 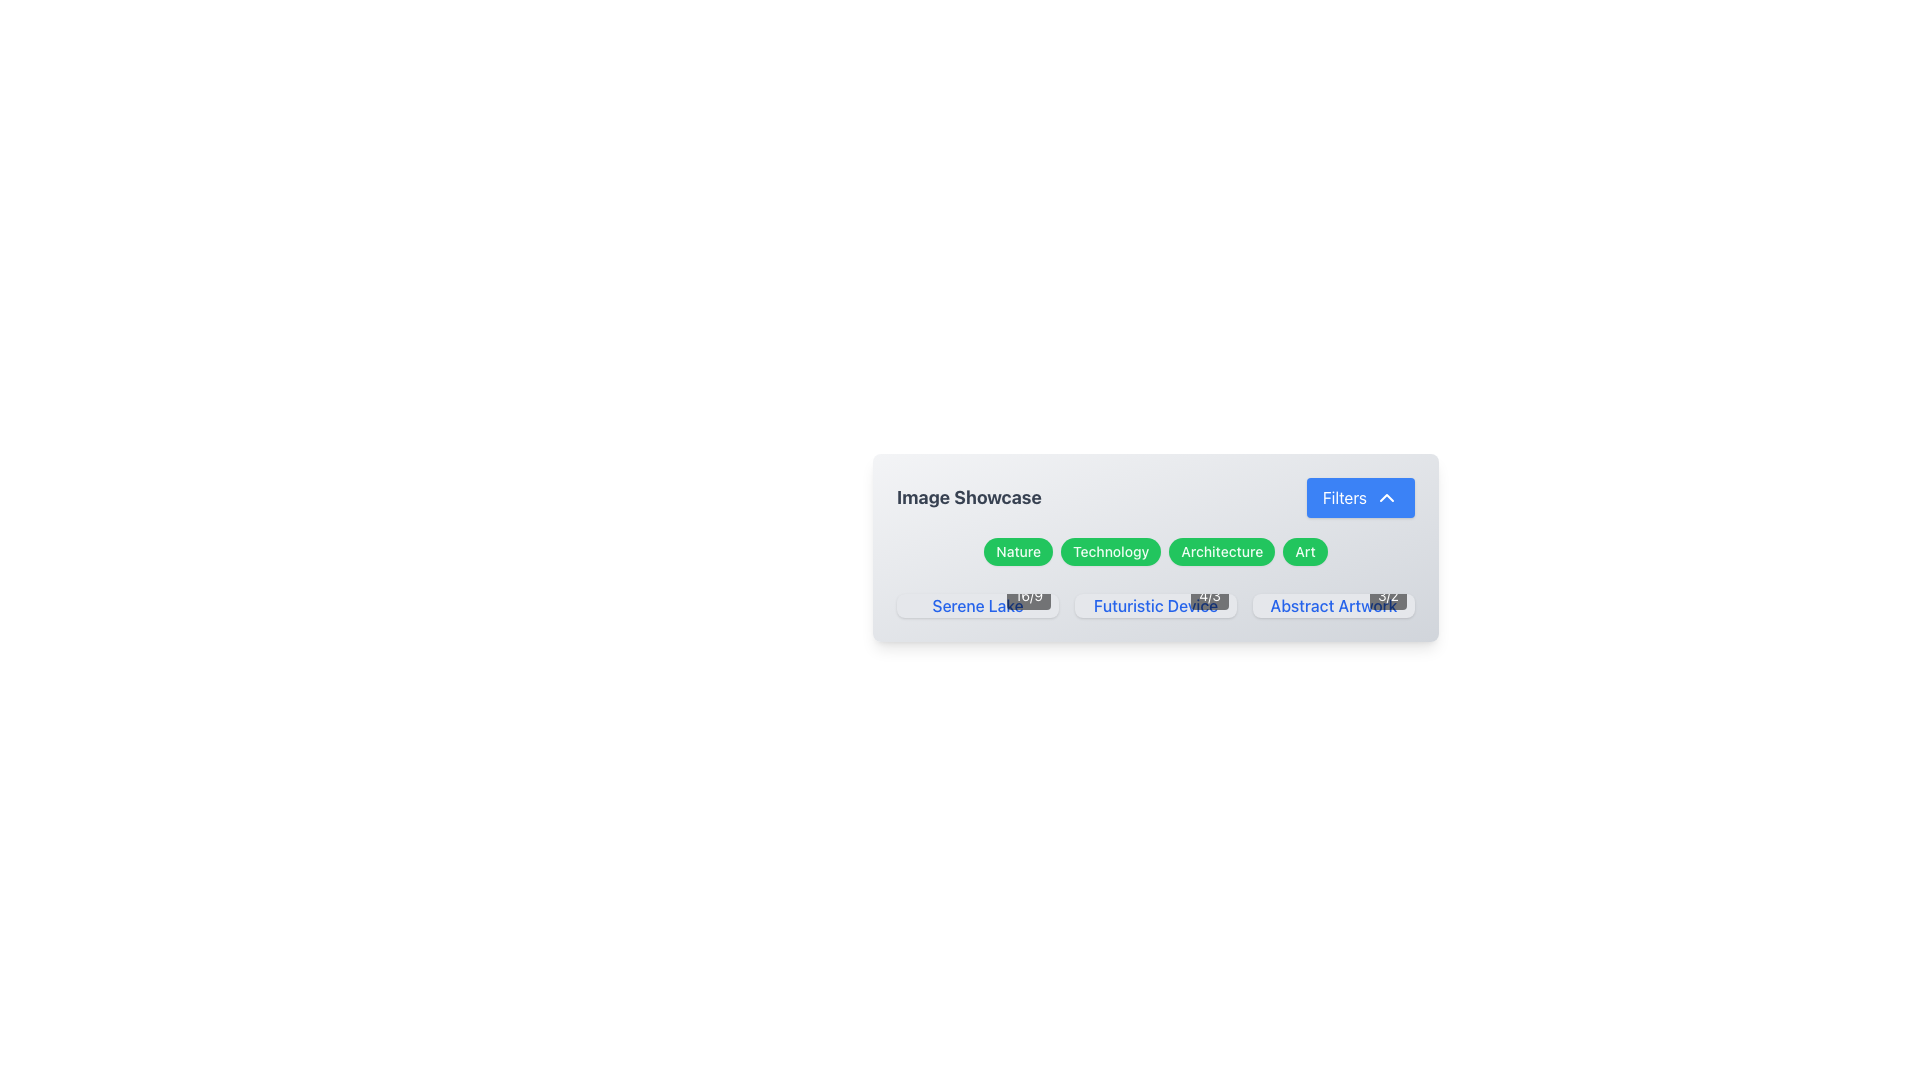 I want to click on the card representing 'Abstract Artwork', which is the third item in a row of three similar items, located towards the right end of the group, so click(x=1334, y=604).